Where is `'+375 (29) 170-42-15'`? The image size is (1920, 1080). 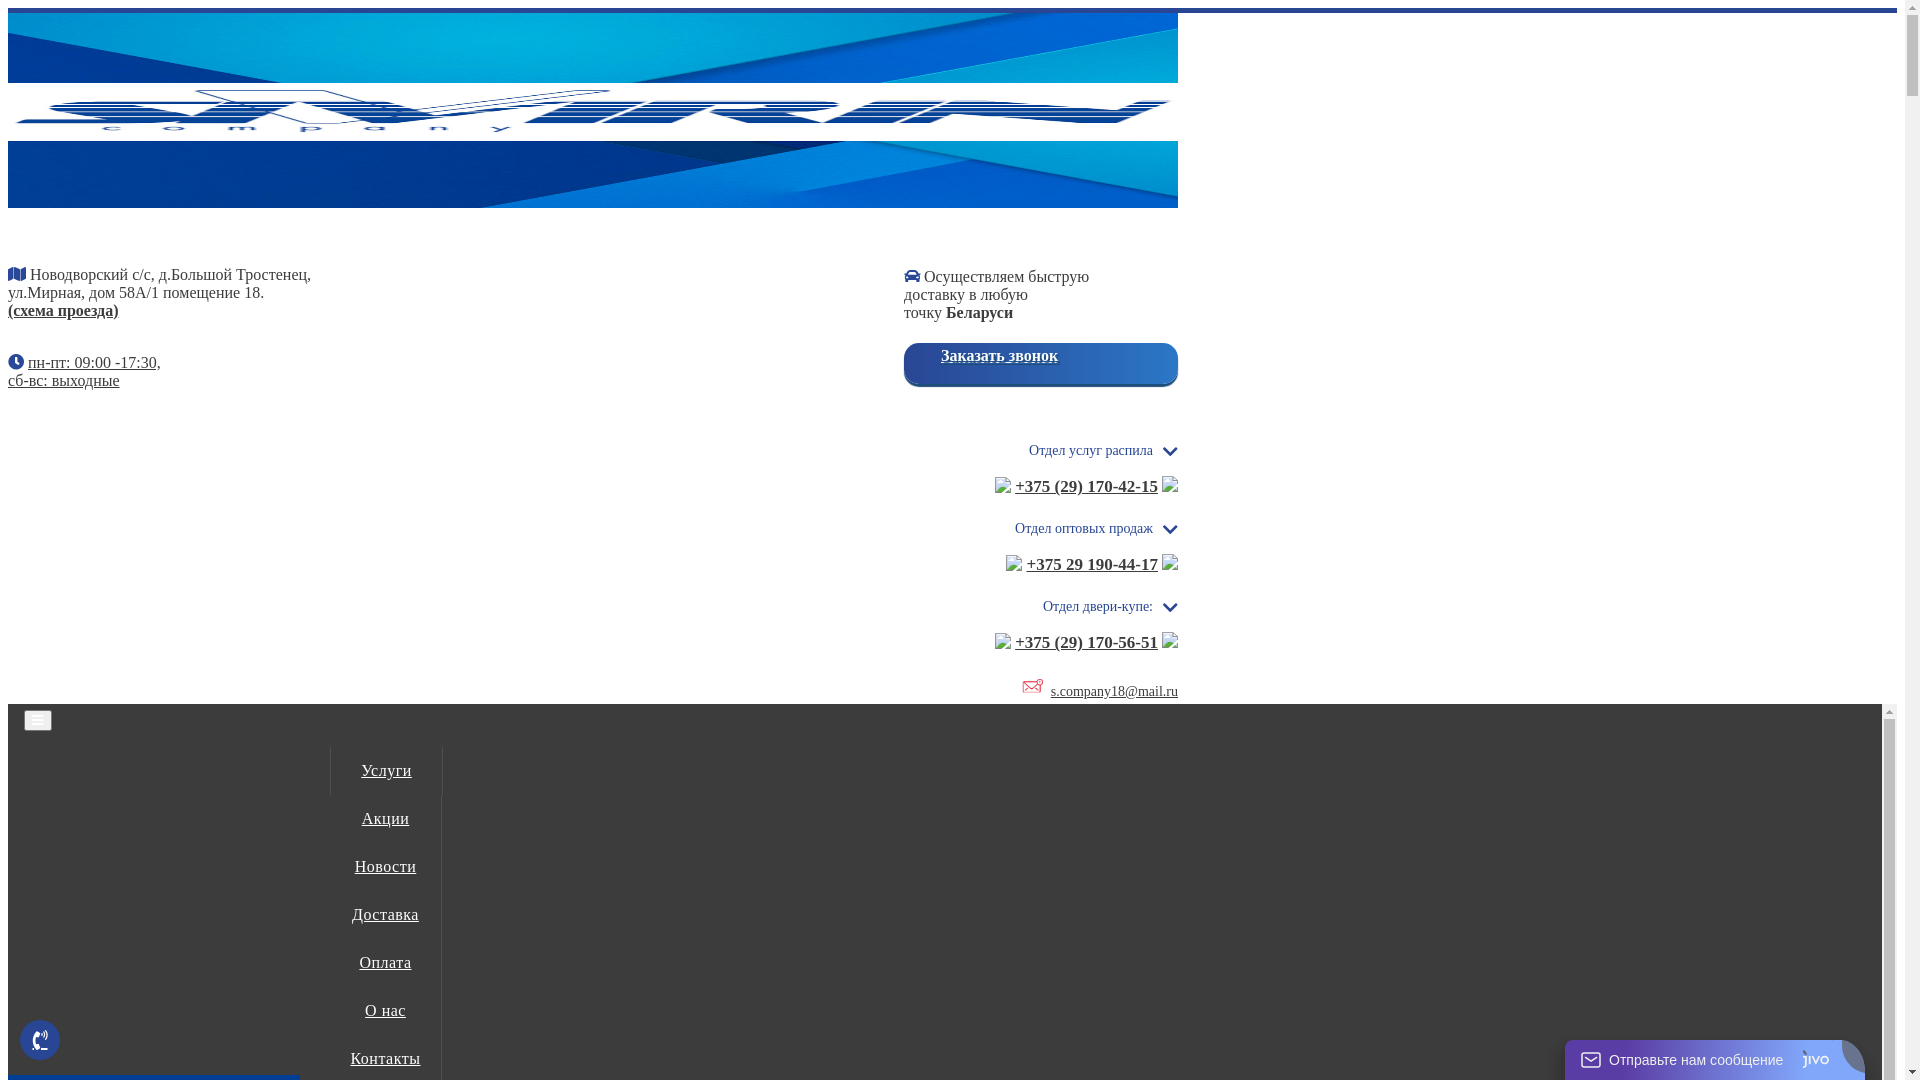 '+375 (29) 170-42-15' is located at coordinates (1085, 486).